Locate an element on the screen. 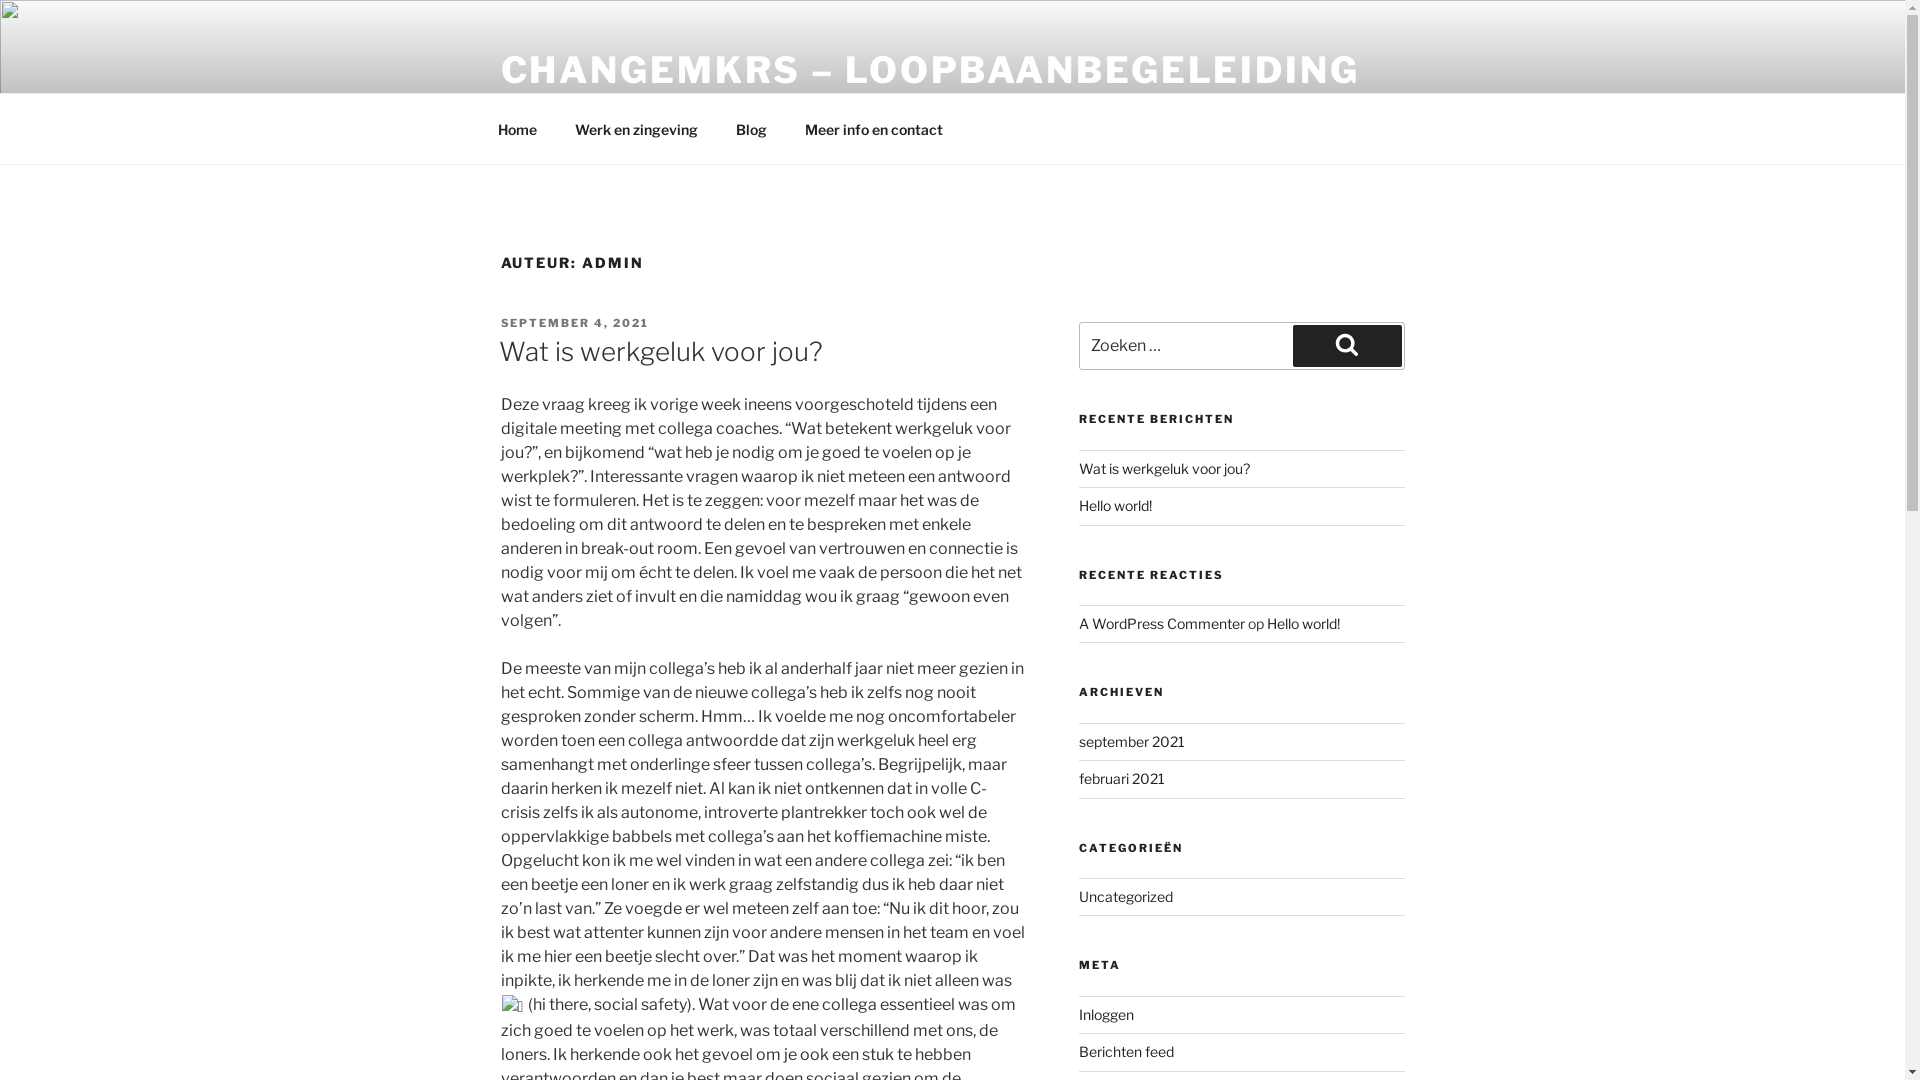 The image size is (1920, 1080). 'Uncategorized' is located at coordinates (1126, 895).